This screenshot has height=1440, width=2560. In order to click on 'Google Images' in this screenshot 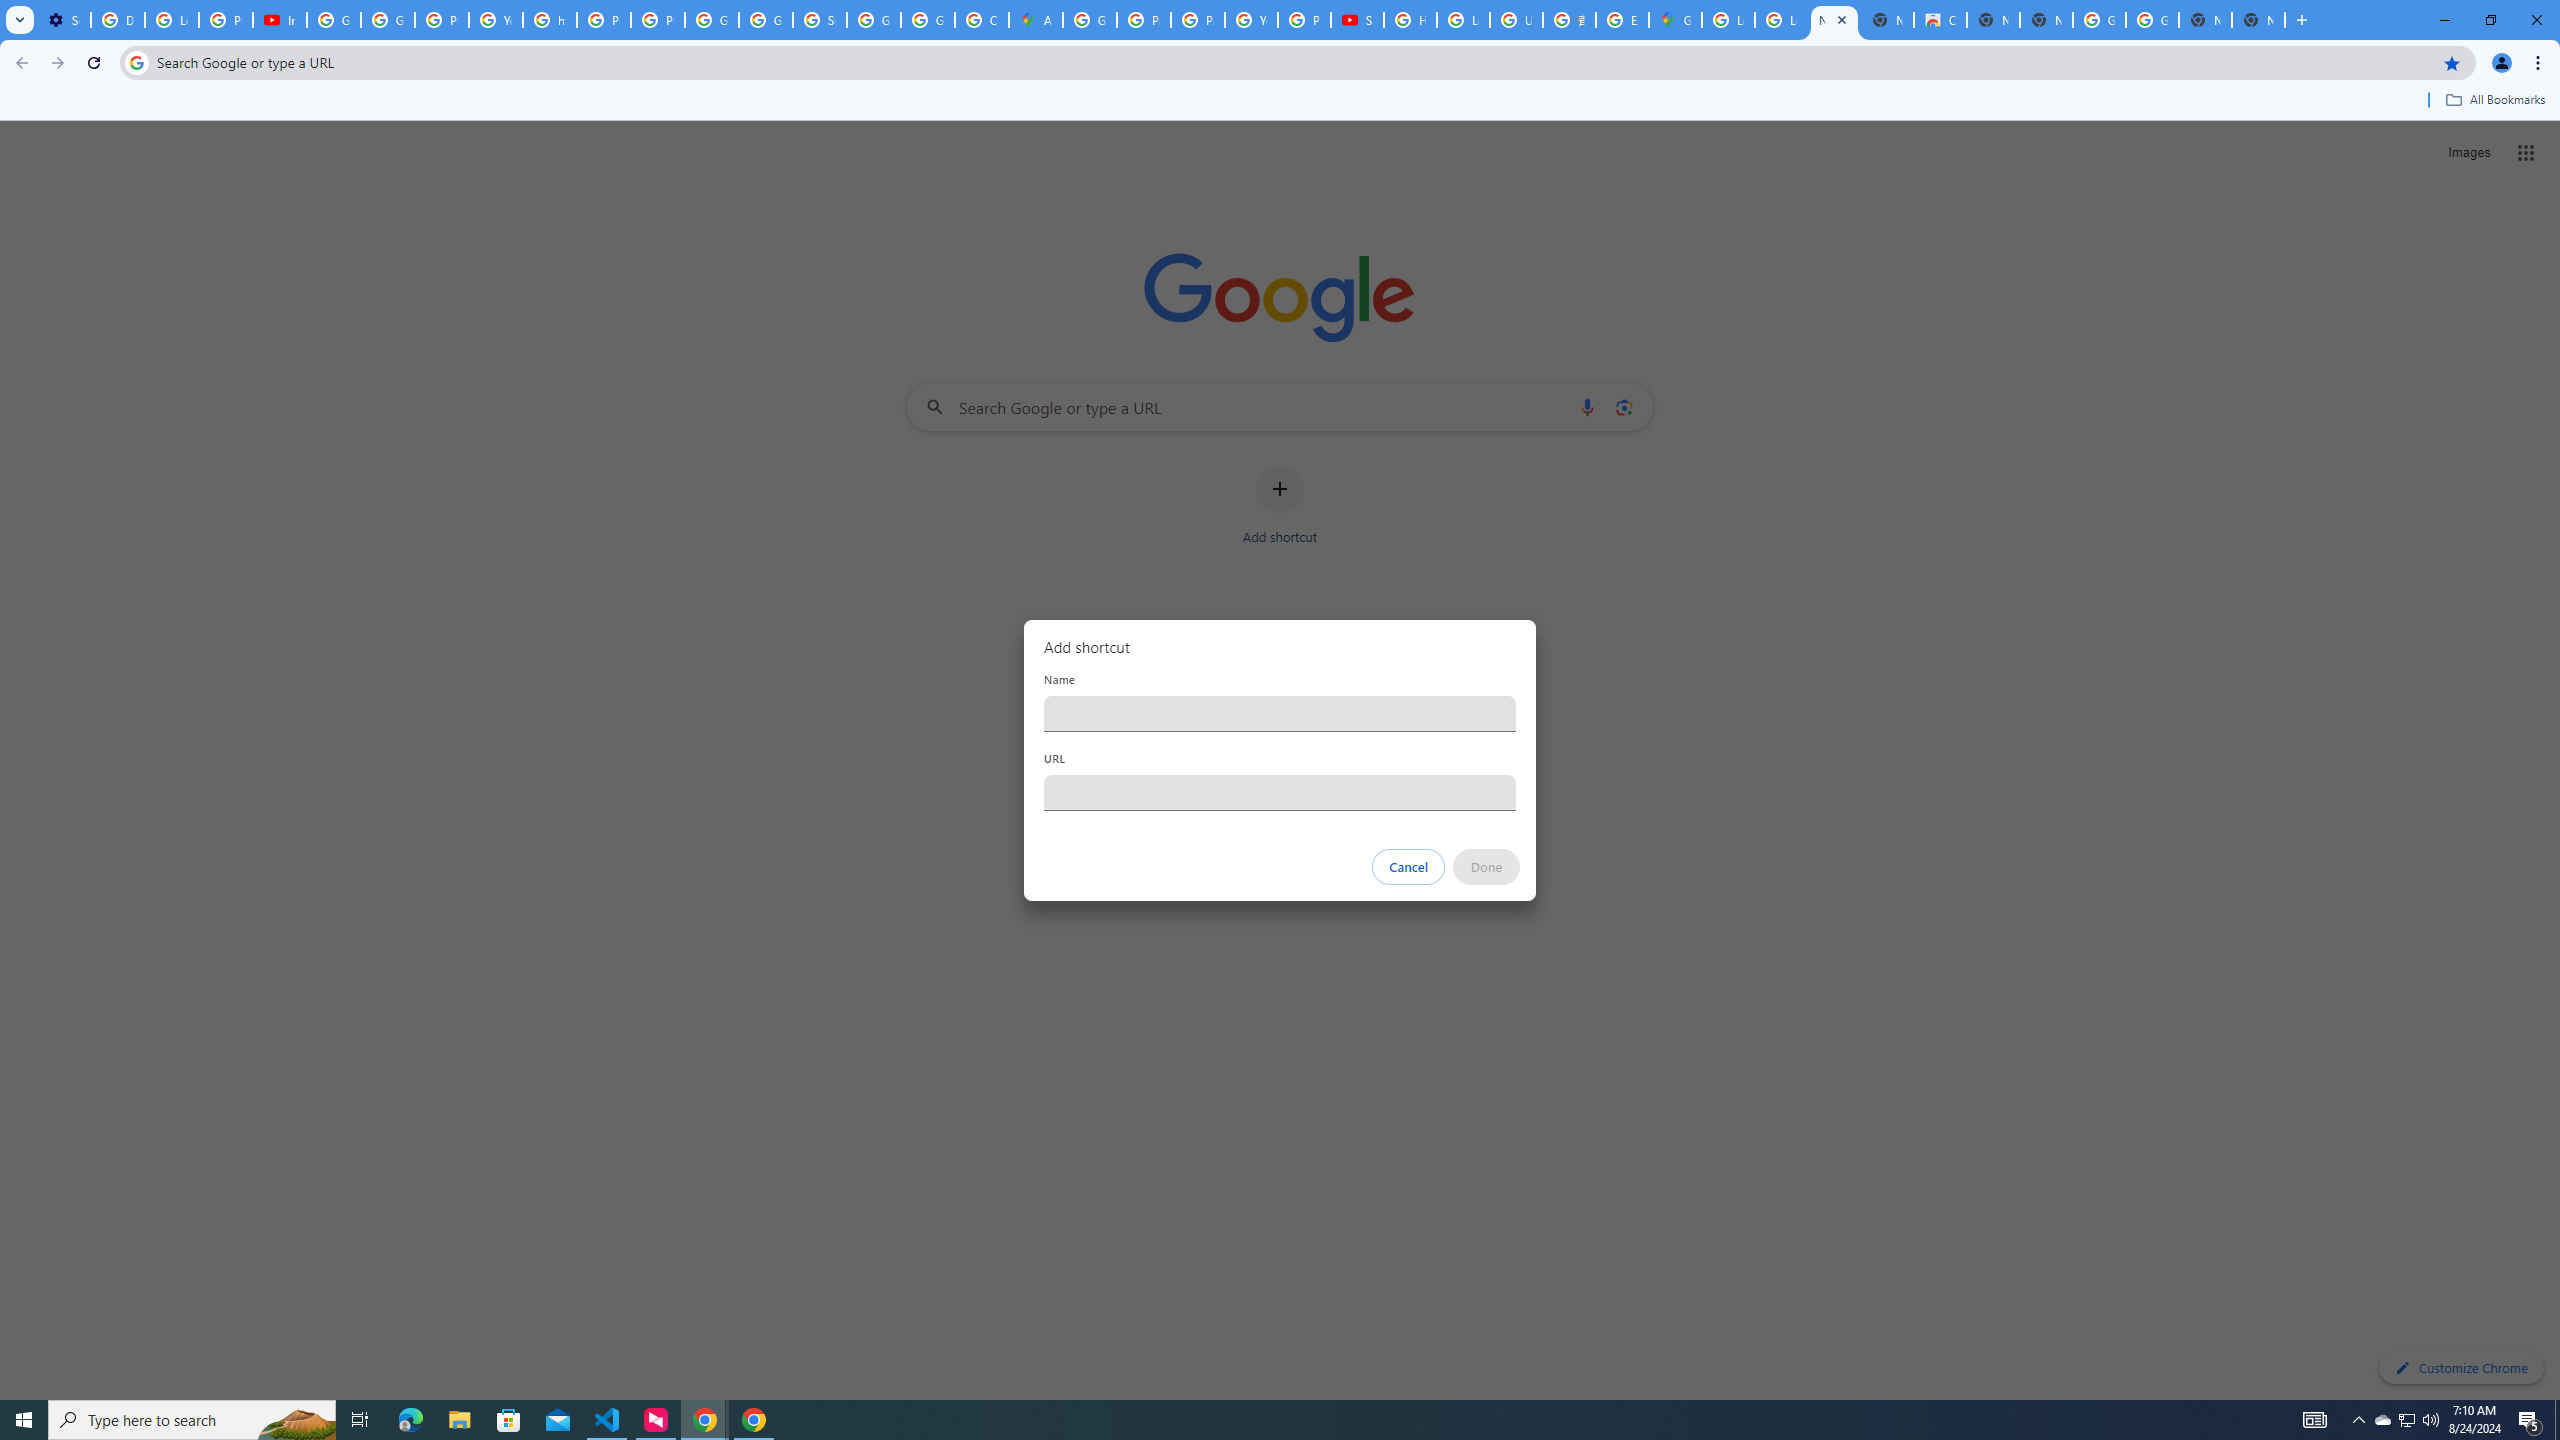, I will do `click(2099, 19)`.